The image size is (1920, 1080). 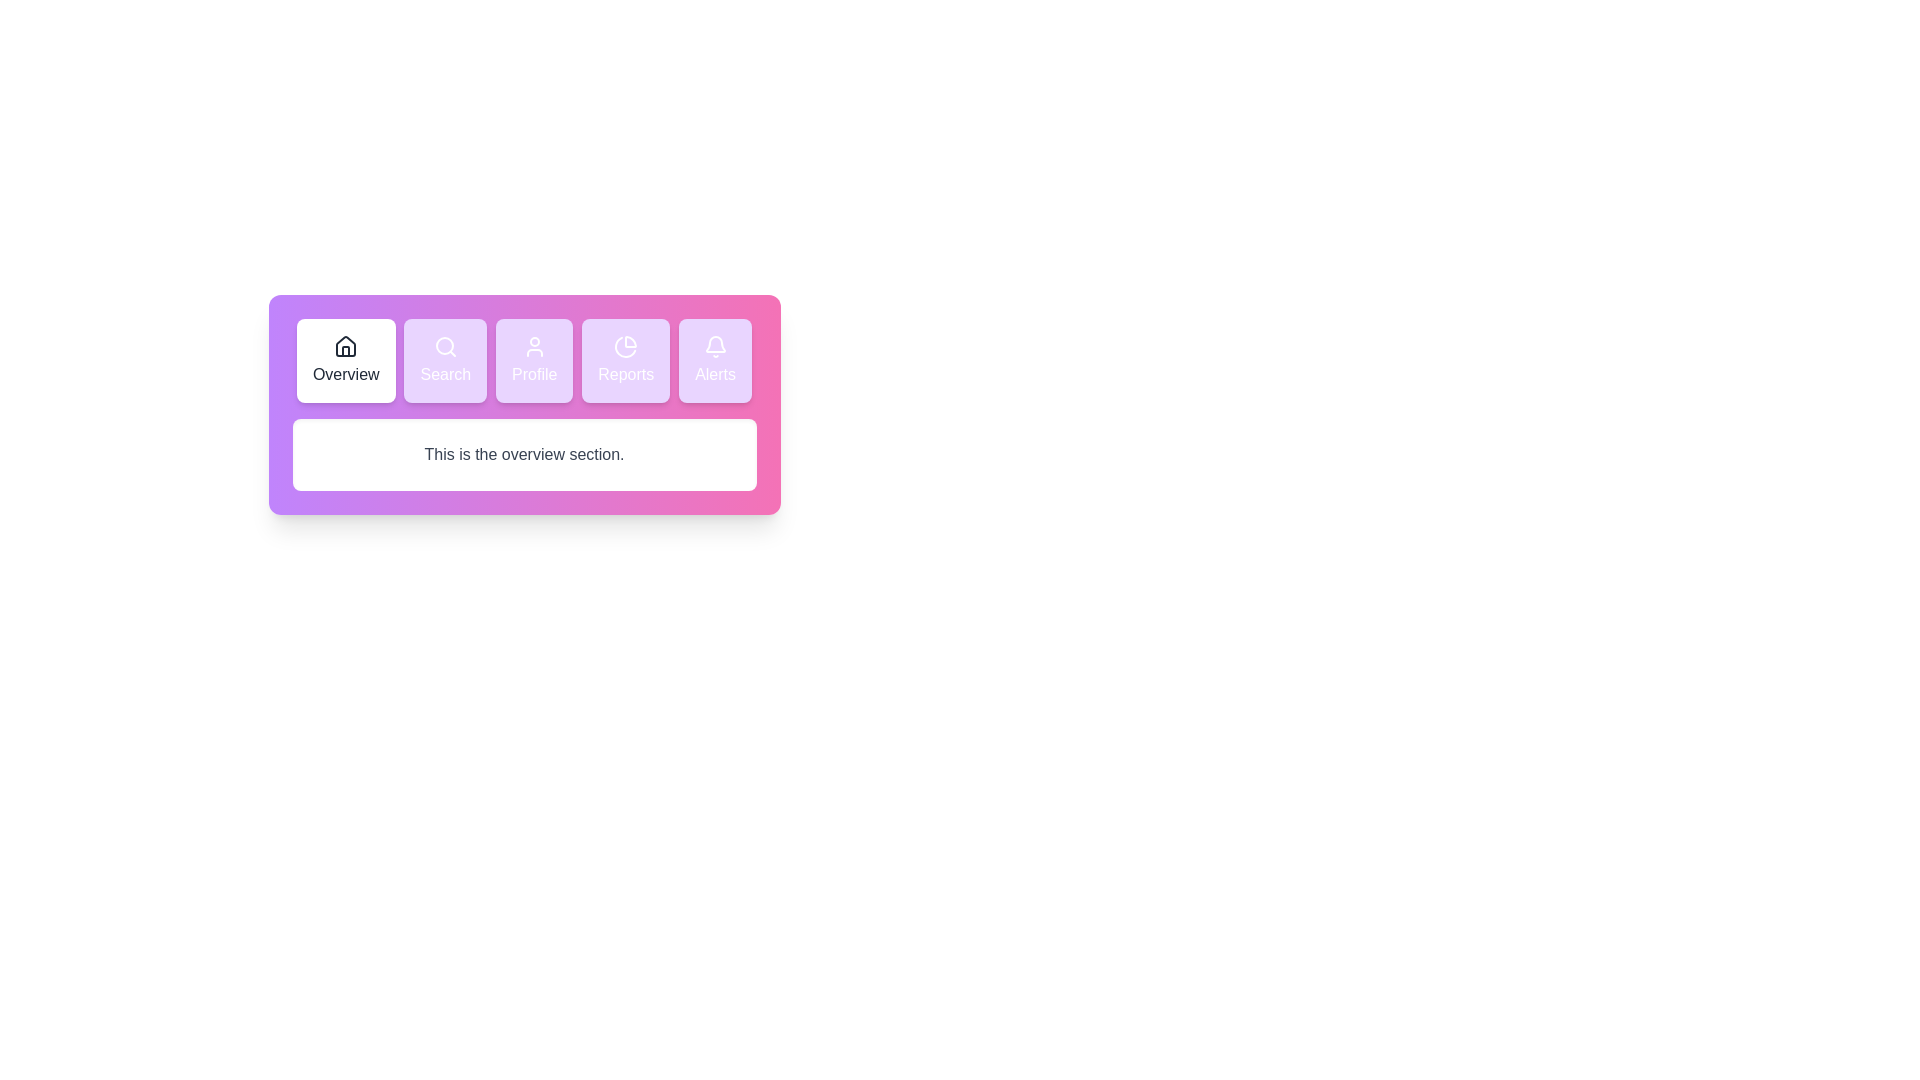 I want to click on the 'Alerts' navigation button located at the top-right corner of the button row, so click(x=715, y=361).